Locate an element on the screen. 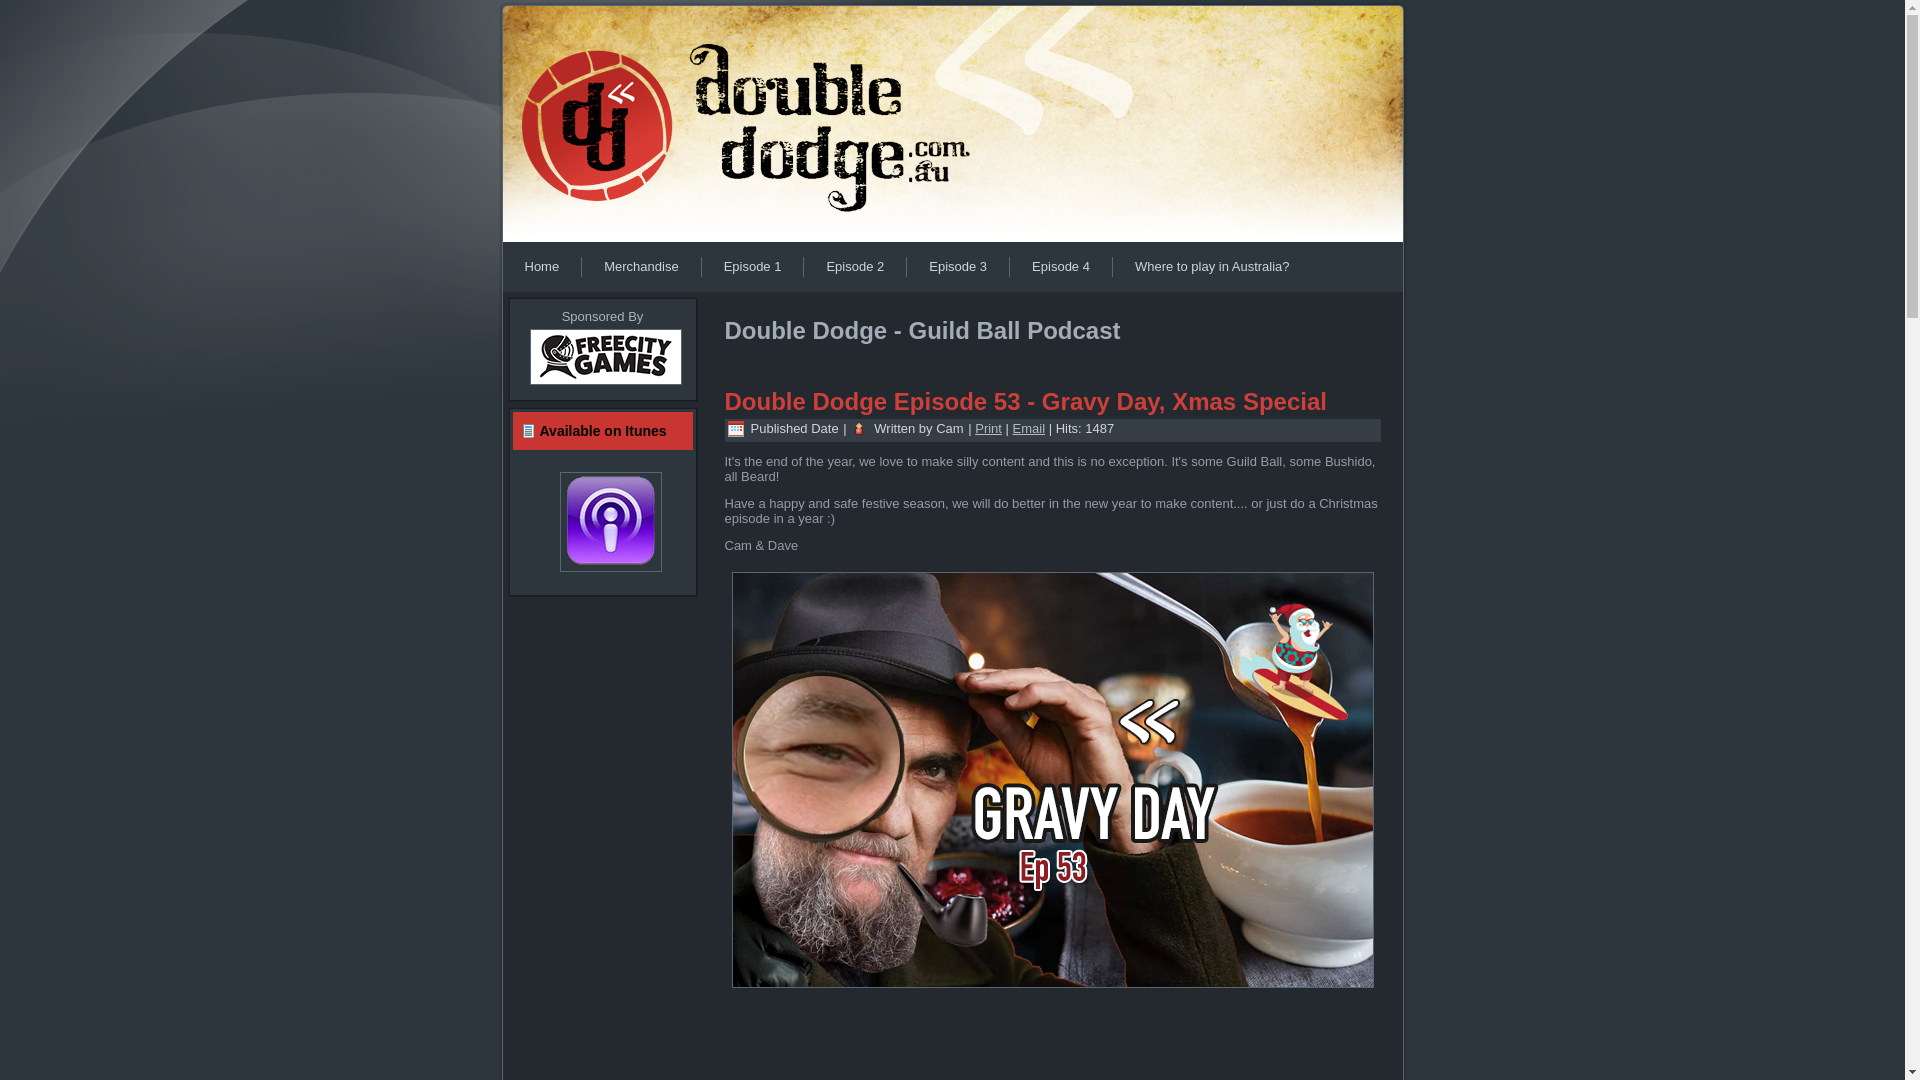  'Episode 1' is located at coordinates (752, 265).